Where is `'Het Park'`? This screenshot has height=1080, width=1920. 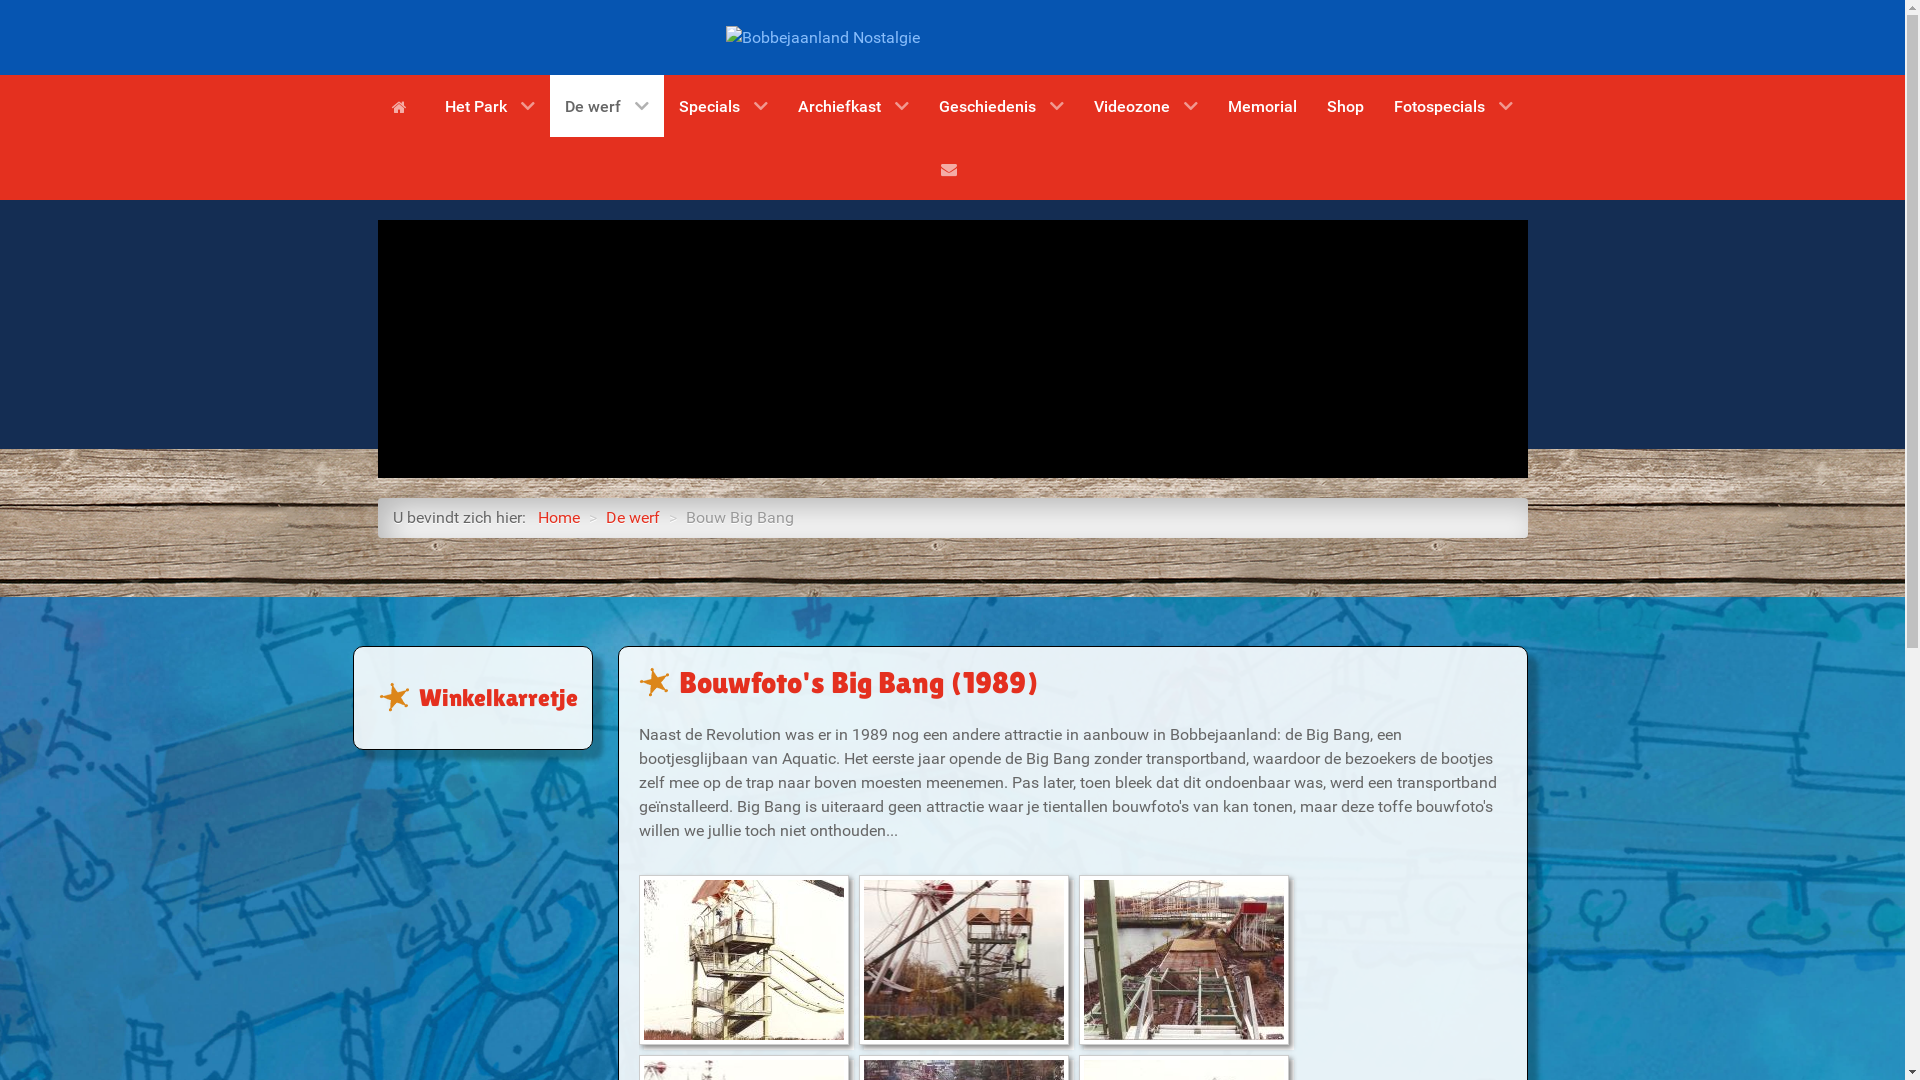 'Het Park' is located at coordinates (489, 105).